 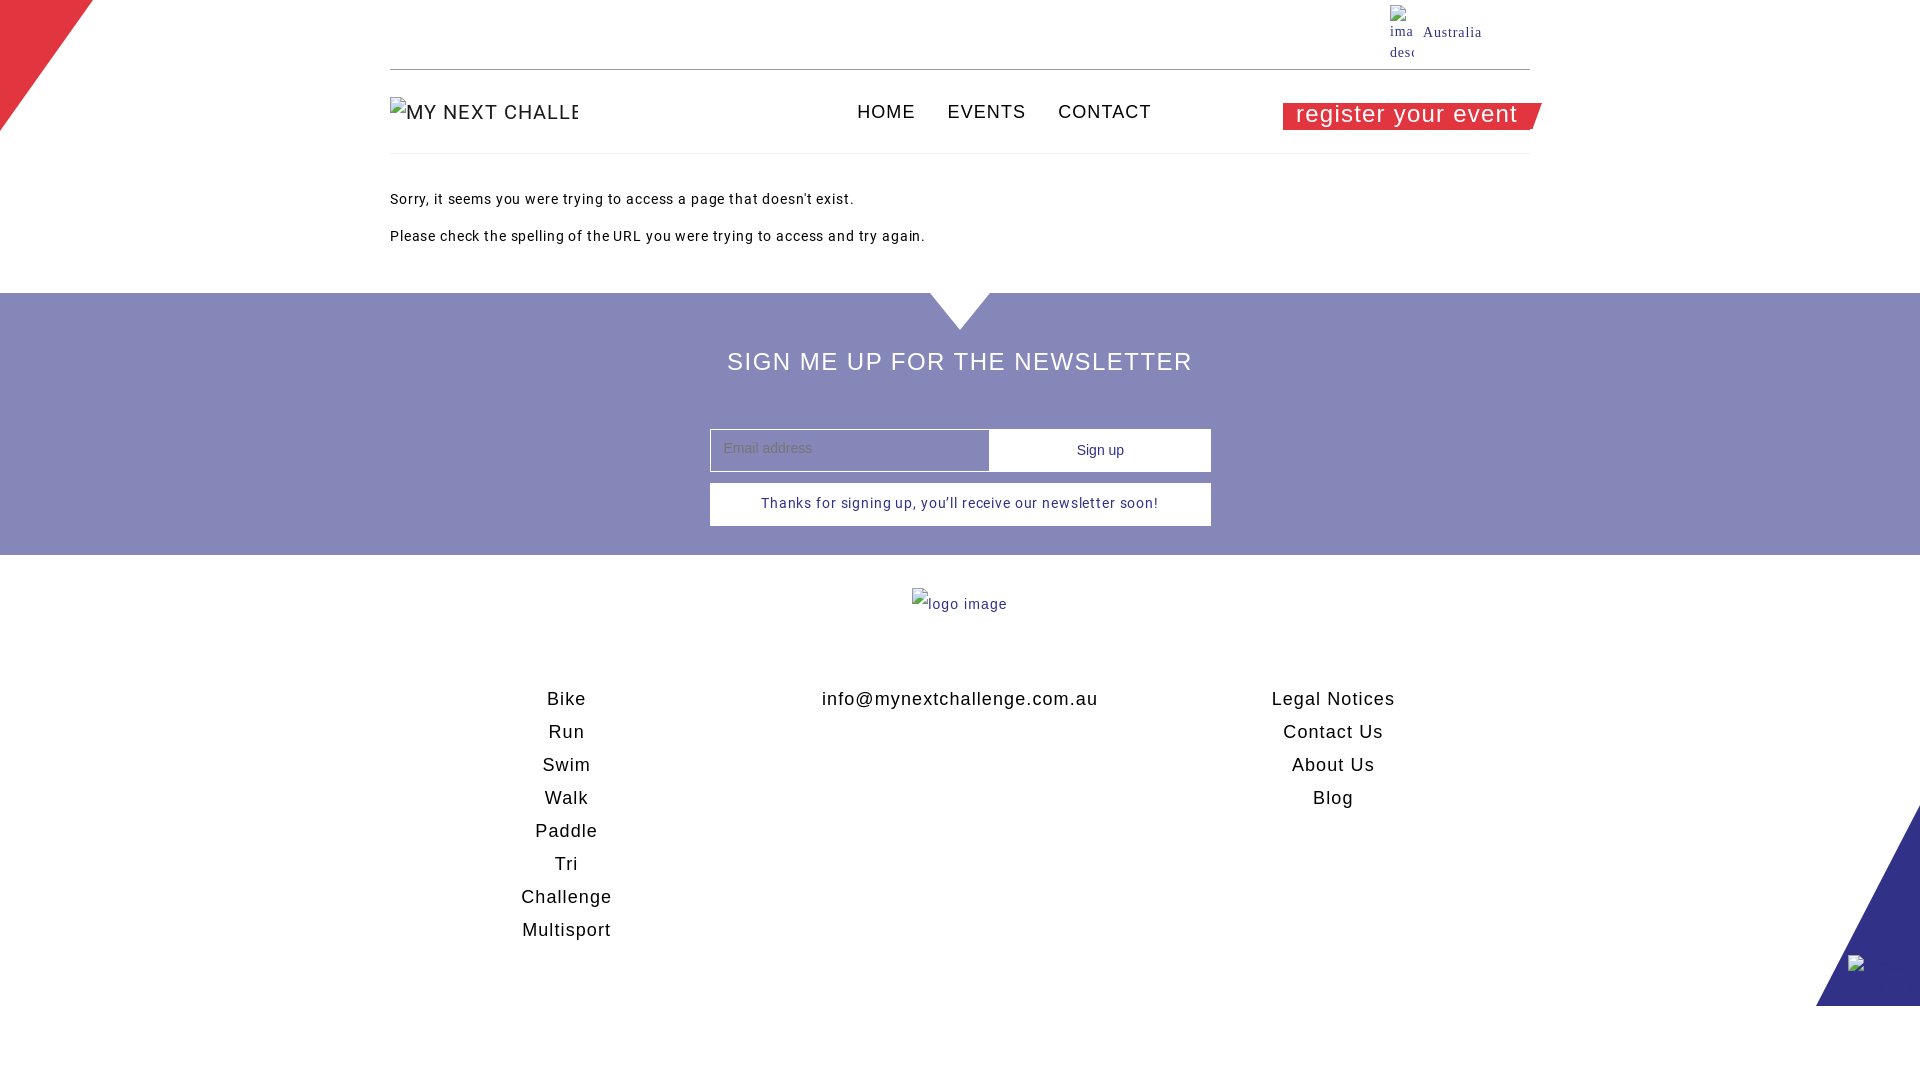 What do you see at coordinates (885, 113) in the screenshot?
I see `'HOME'` at bounding box center [885, 113].